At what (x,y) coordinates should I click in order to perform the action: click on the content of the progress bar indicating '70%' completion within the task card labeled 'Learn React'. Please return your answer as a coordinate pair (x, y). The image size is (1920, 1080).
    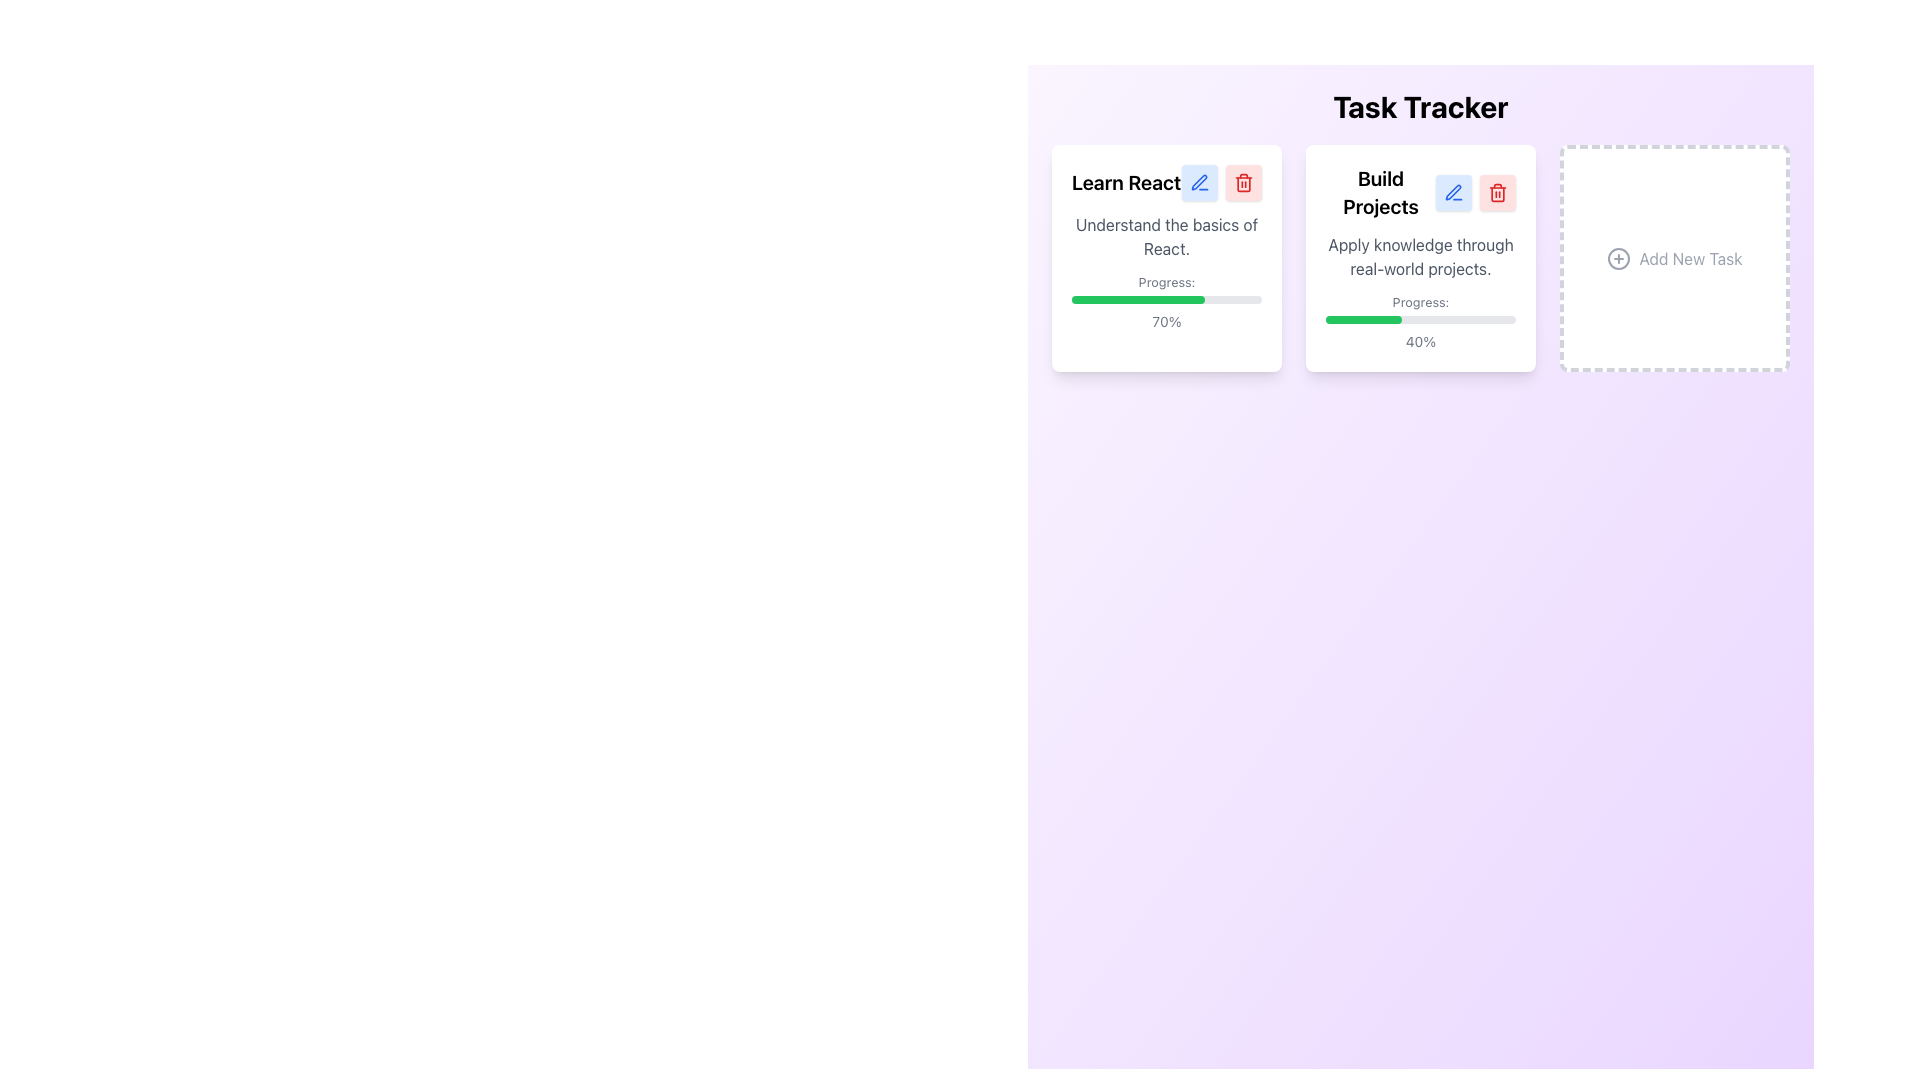
    Looking at the image, I should click on (1166, 301).